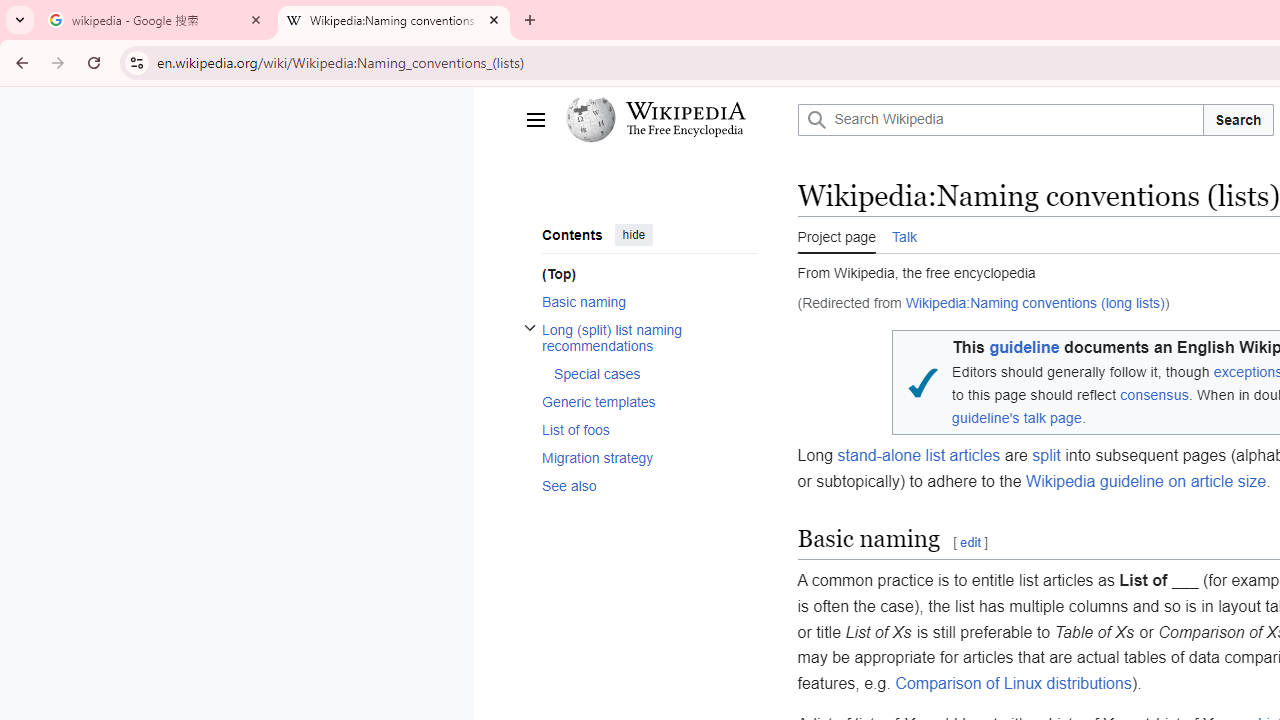 This screenshot has height=720, width=1280. I want to click on 'Blue tick', so click(921, 382).